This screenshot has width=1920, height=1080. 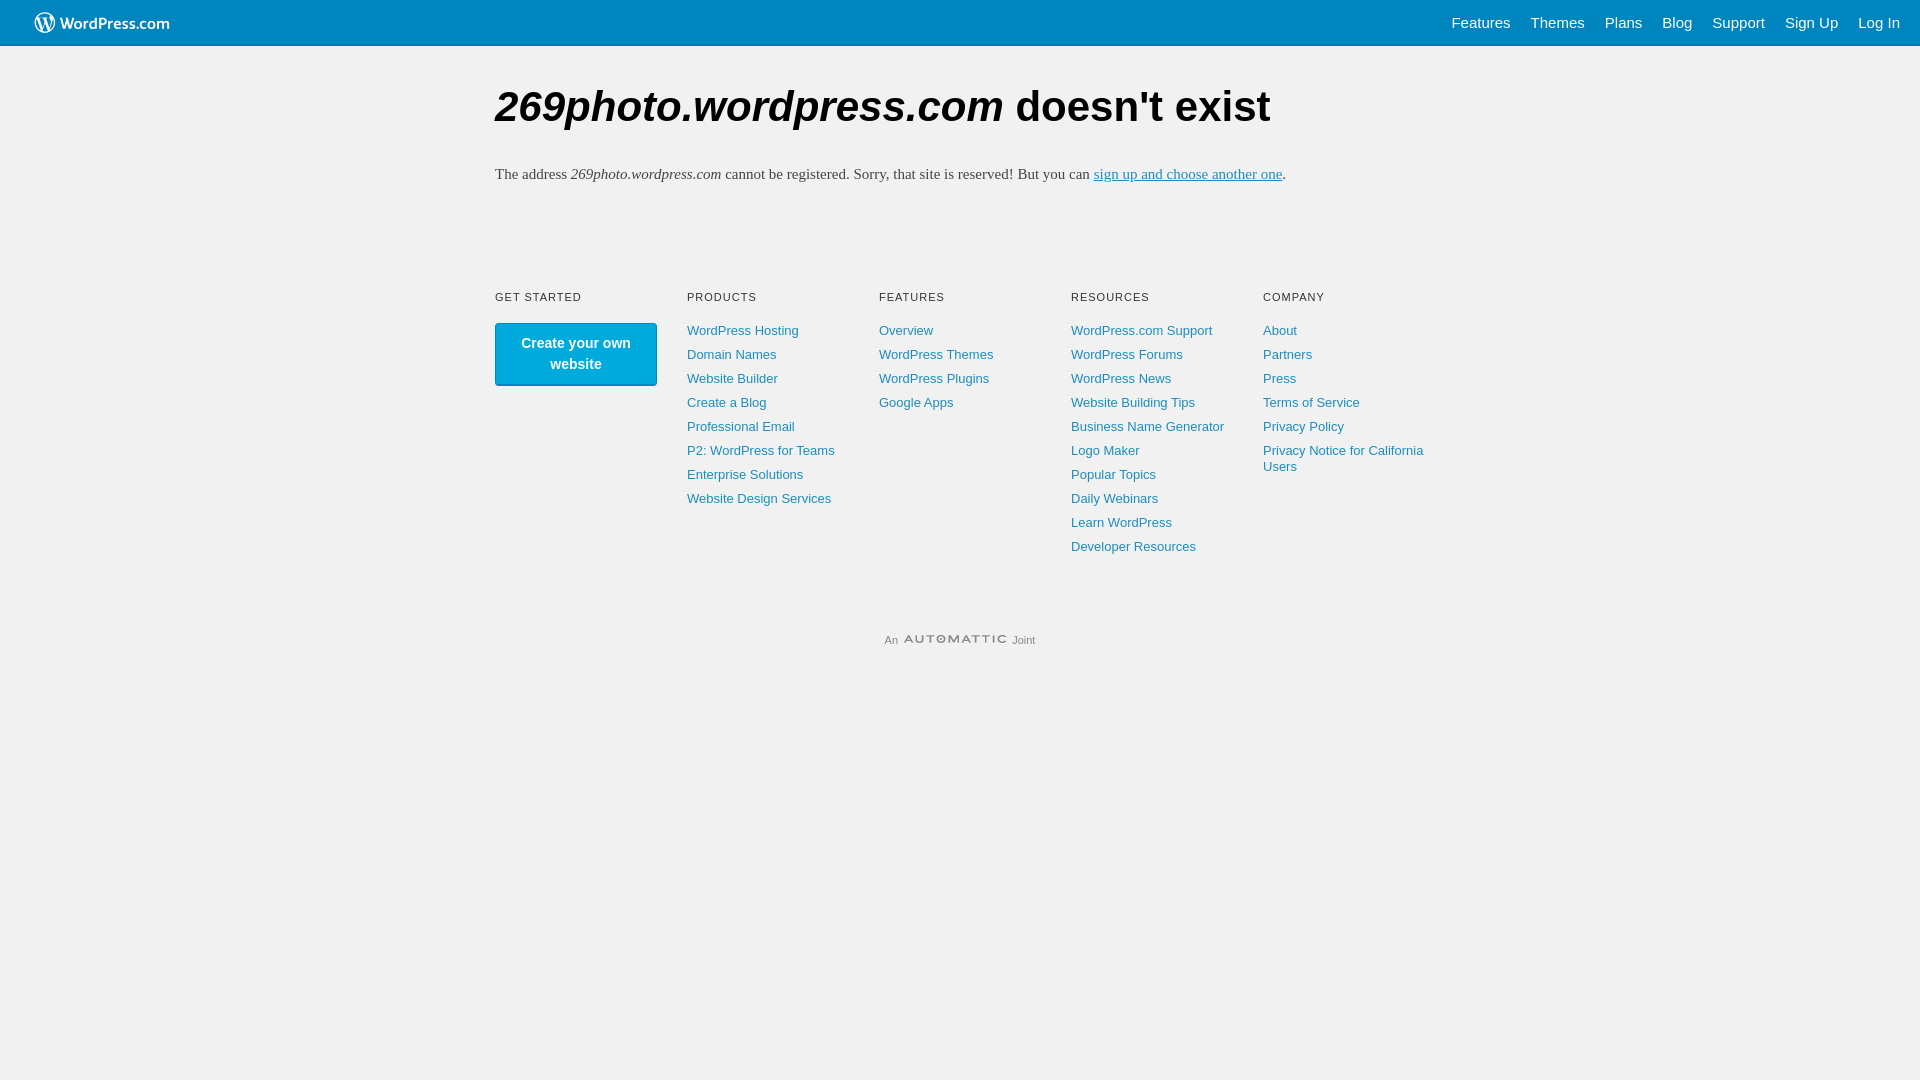 What do you see at coordinates (1280, 329) in the screenshot?
I see `'About'` at bounding box center [1280, 329].